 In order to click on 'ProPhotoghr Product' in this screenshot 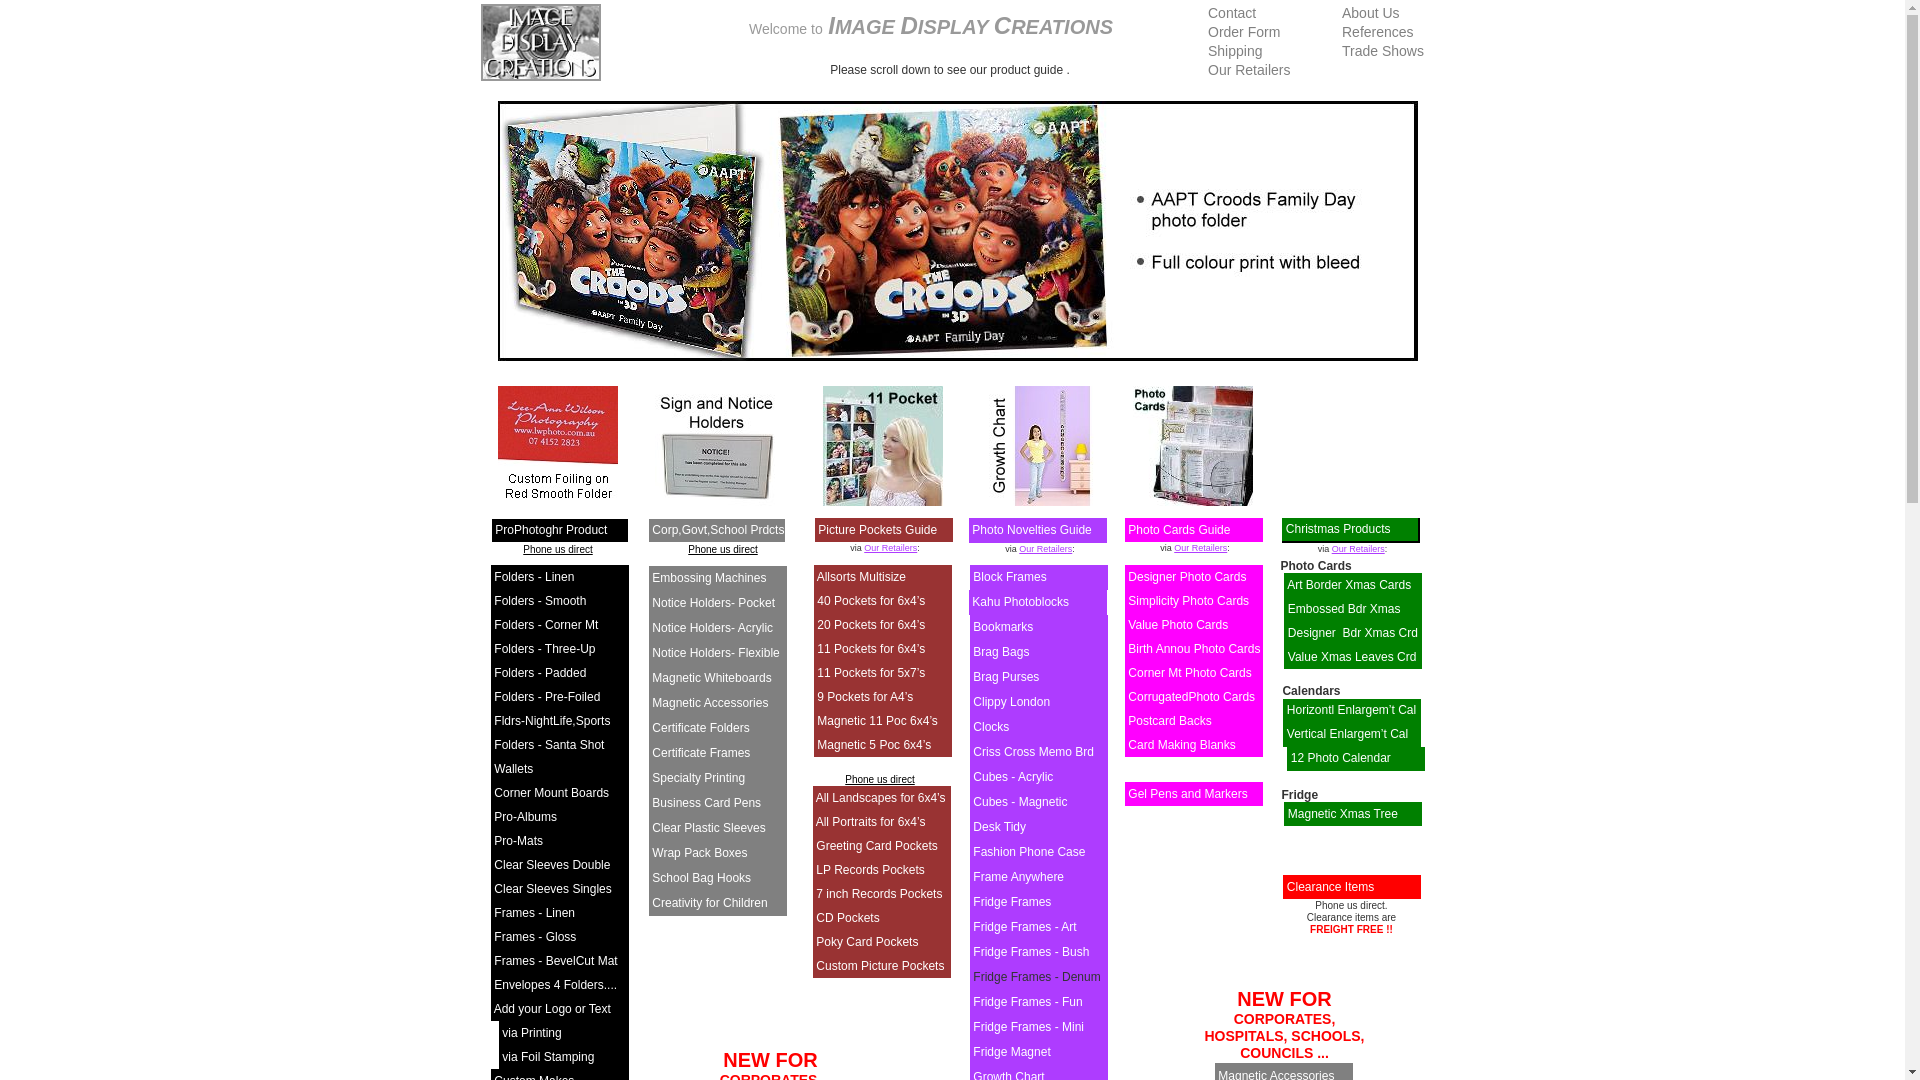, I will do `click(494, 528)`.